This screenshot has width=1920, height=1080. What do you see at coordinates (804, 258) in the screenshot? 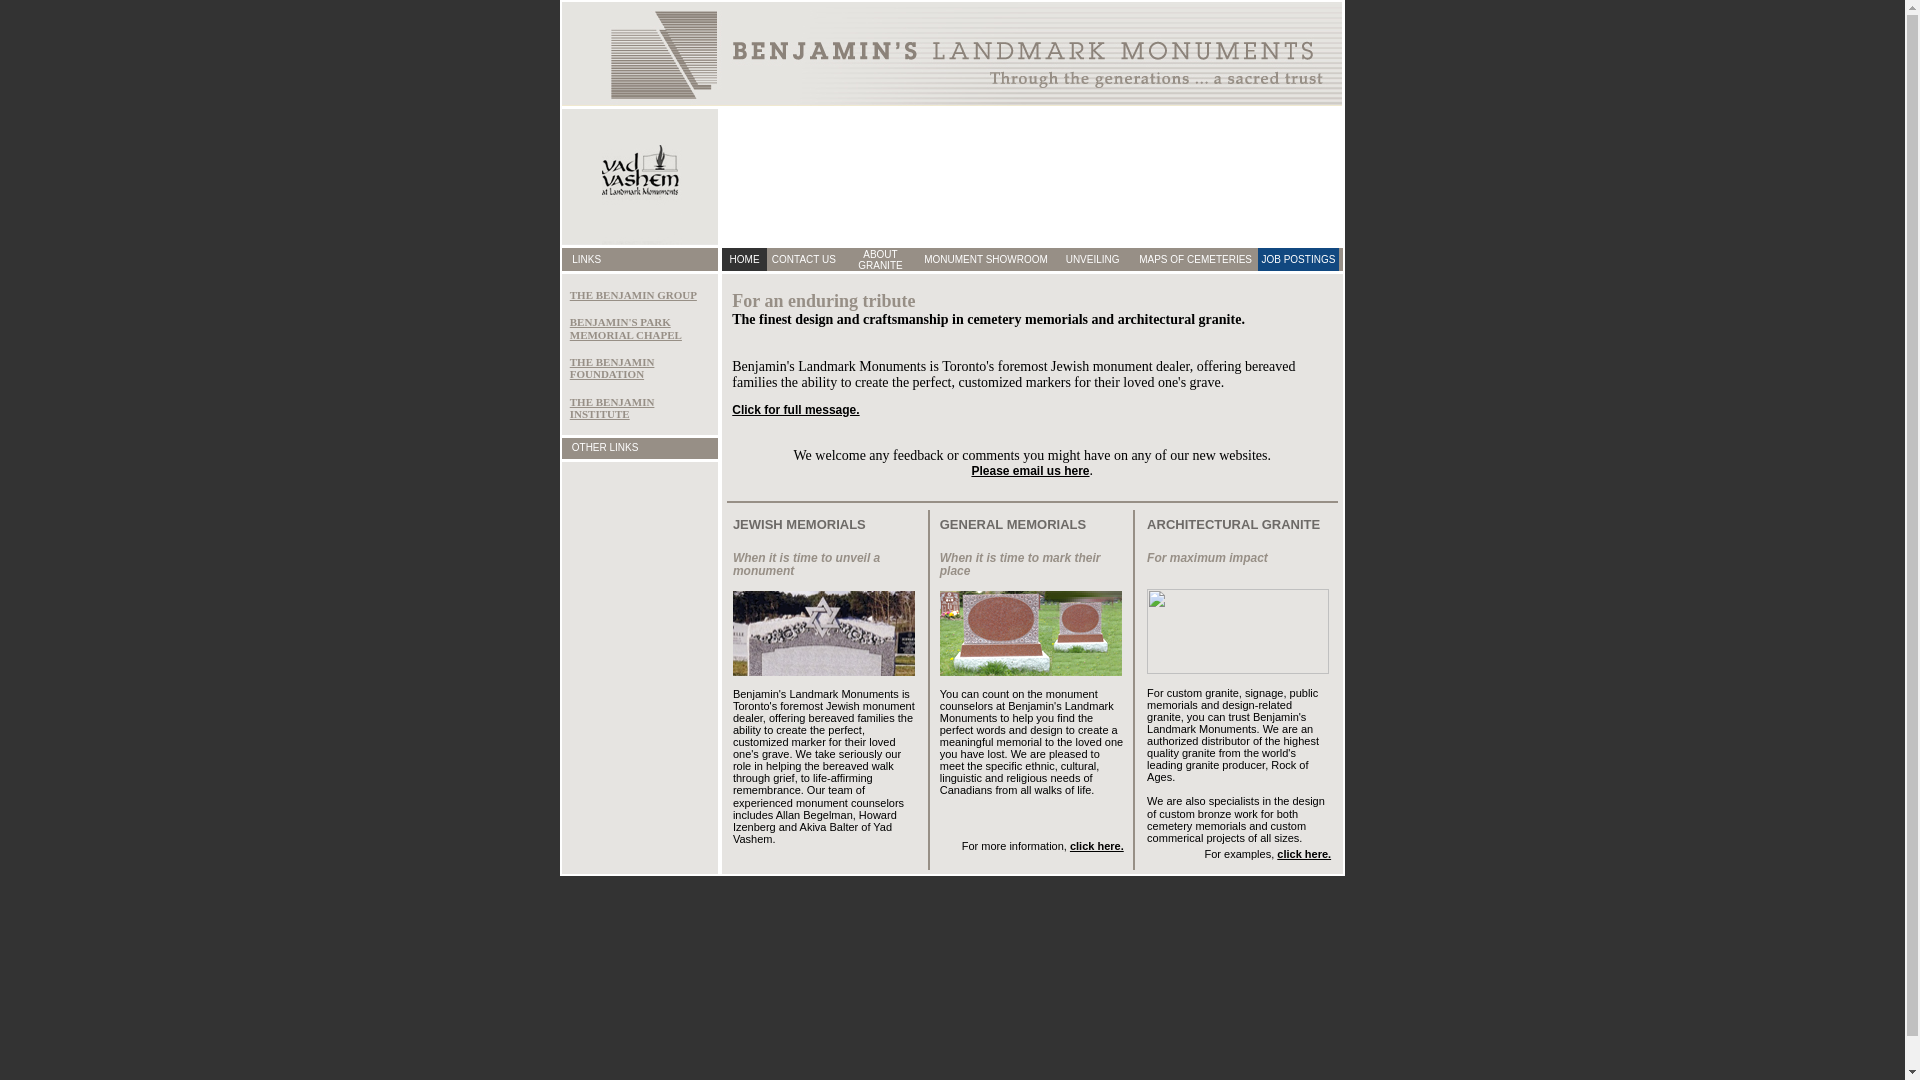
I see `'CONTACT US'` at bounding box center [804, 258].